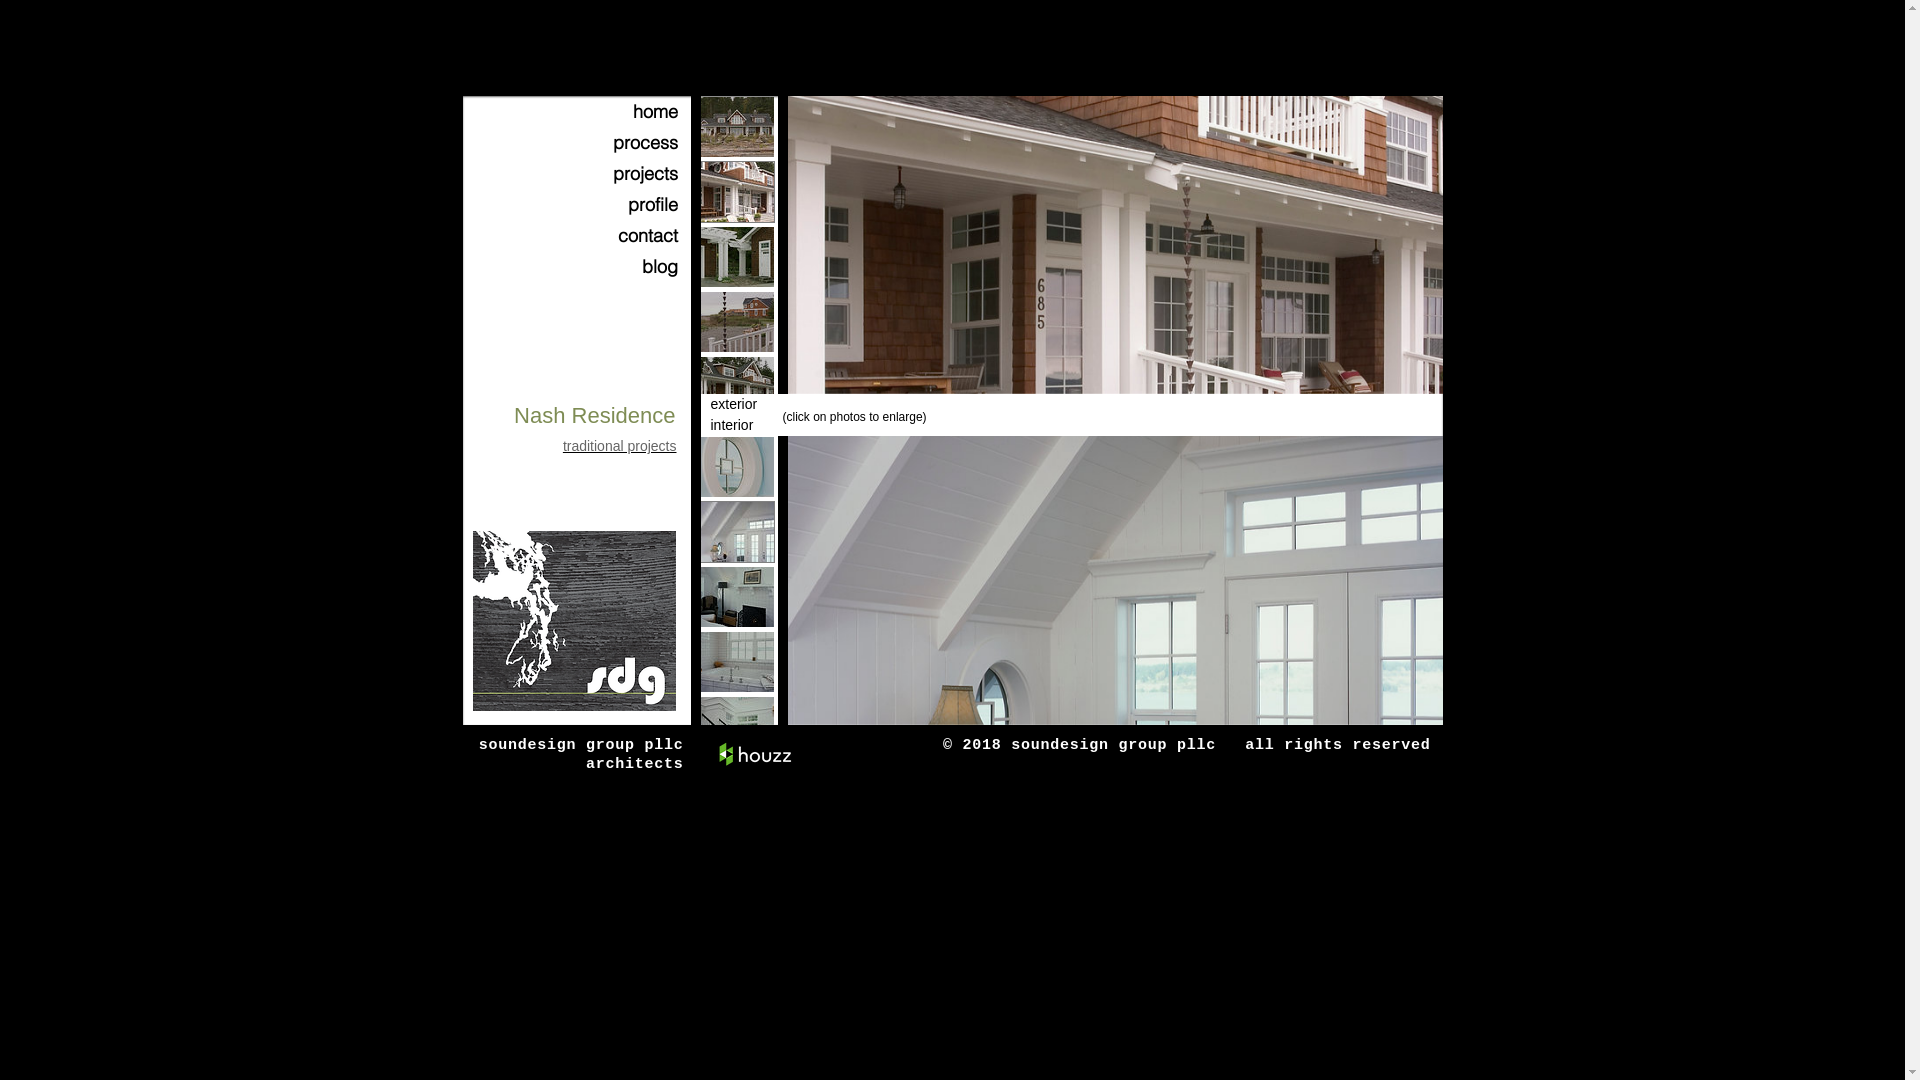  I want to click on 'projects', so click(621, 172).